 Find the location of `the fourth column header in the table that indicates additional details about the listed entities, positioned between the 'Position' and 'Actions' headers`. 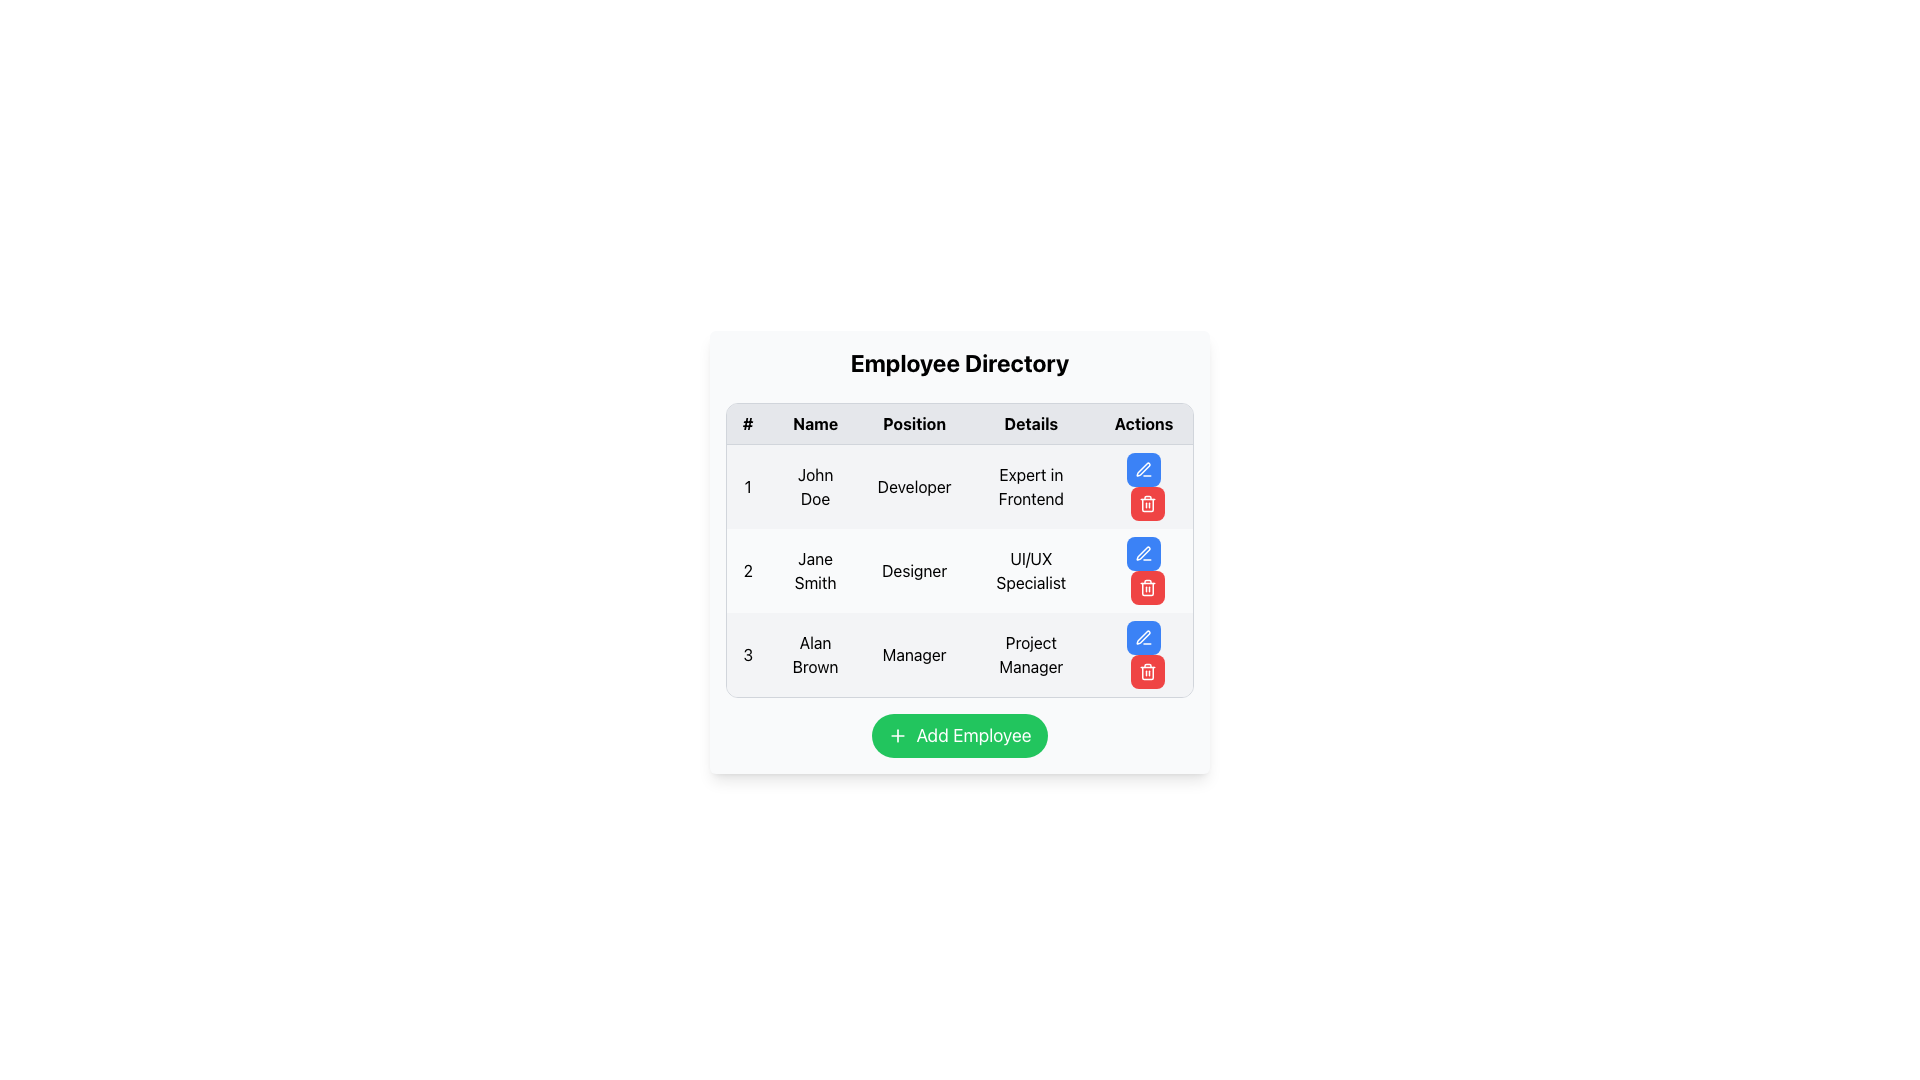

the fourth column header in the table that indicates additional details about the listed entities, positioned between the 'Position' and 'Actions' headers is located at coordinates (1031, 423).